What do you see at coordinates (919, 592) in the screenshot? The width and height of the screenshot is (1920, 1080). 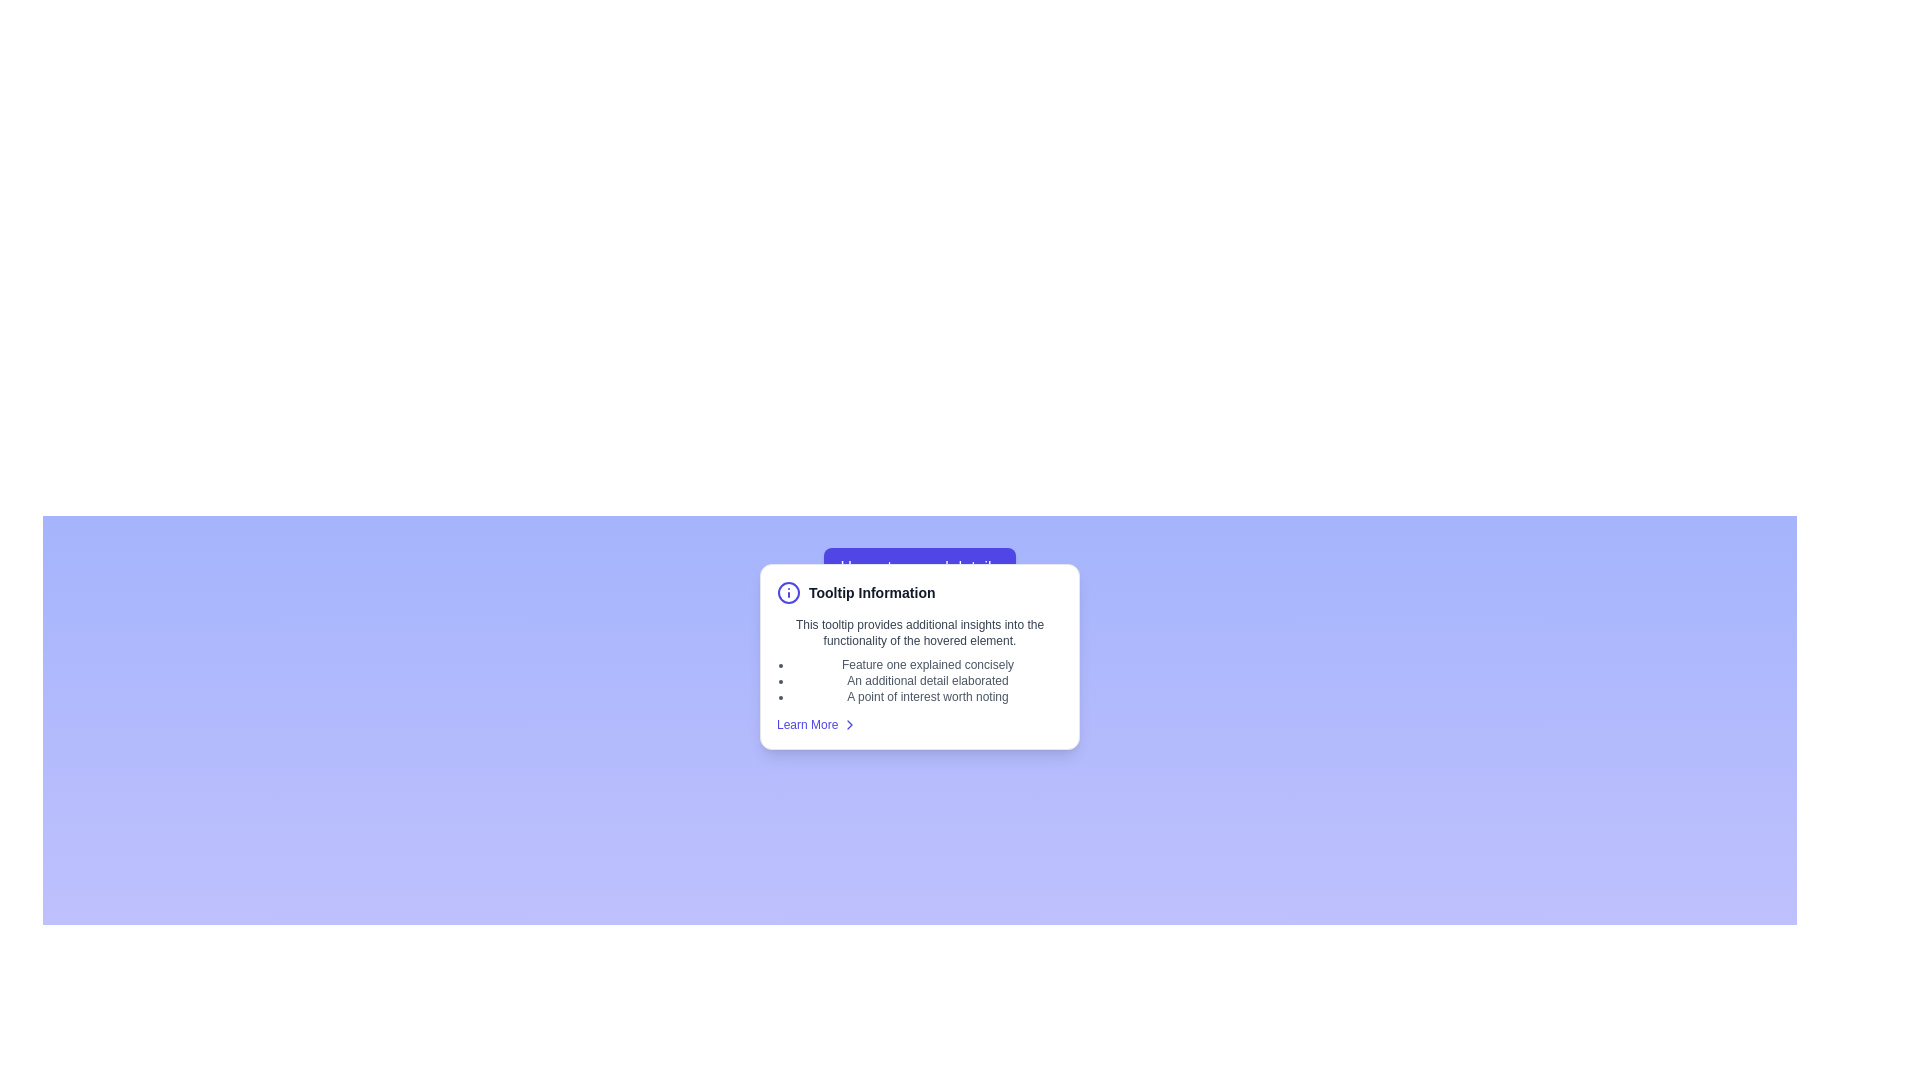 I see `the header with icon located at the top of the tooltip panel, which contains an icon and title text` at bounding box center [919, 592].